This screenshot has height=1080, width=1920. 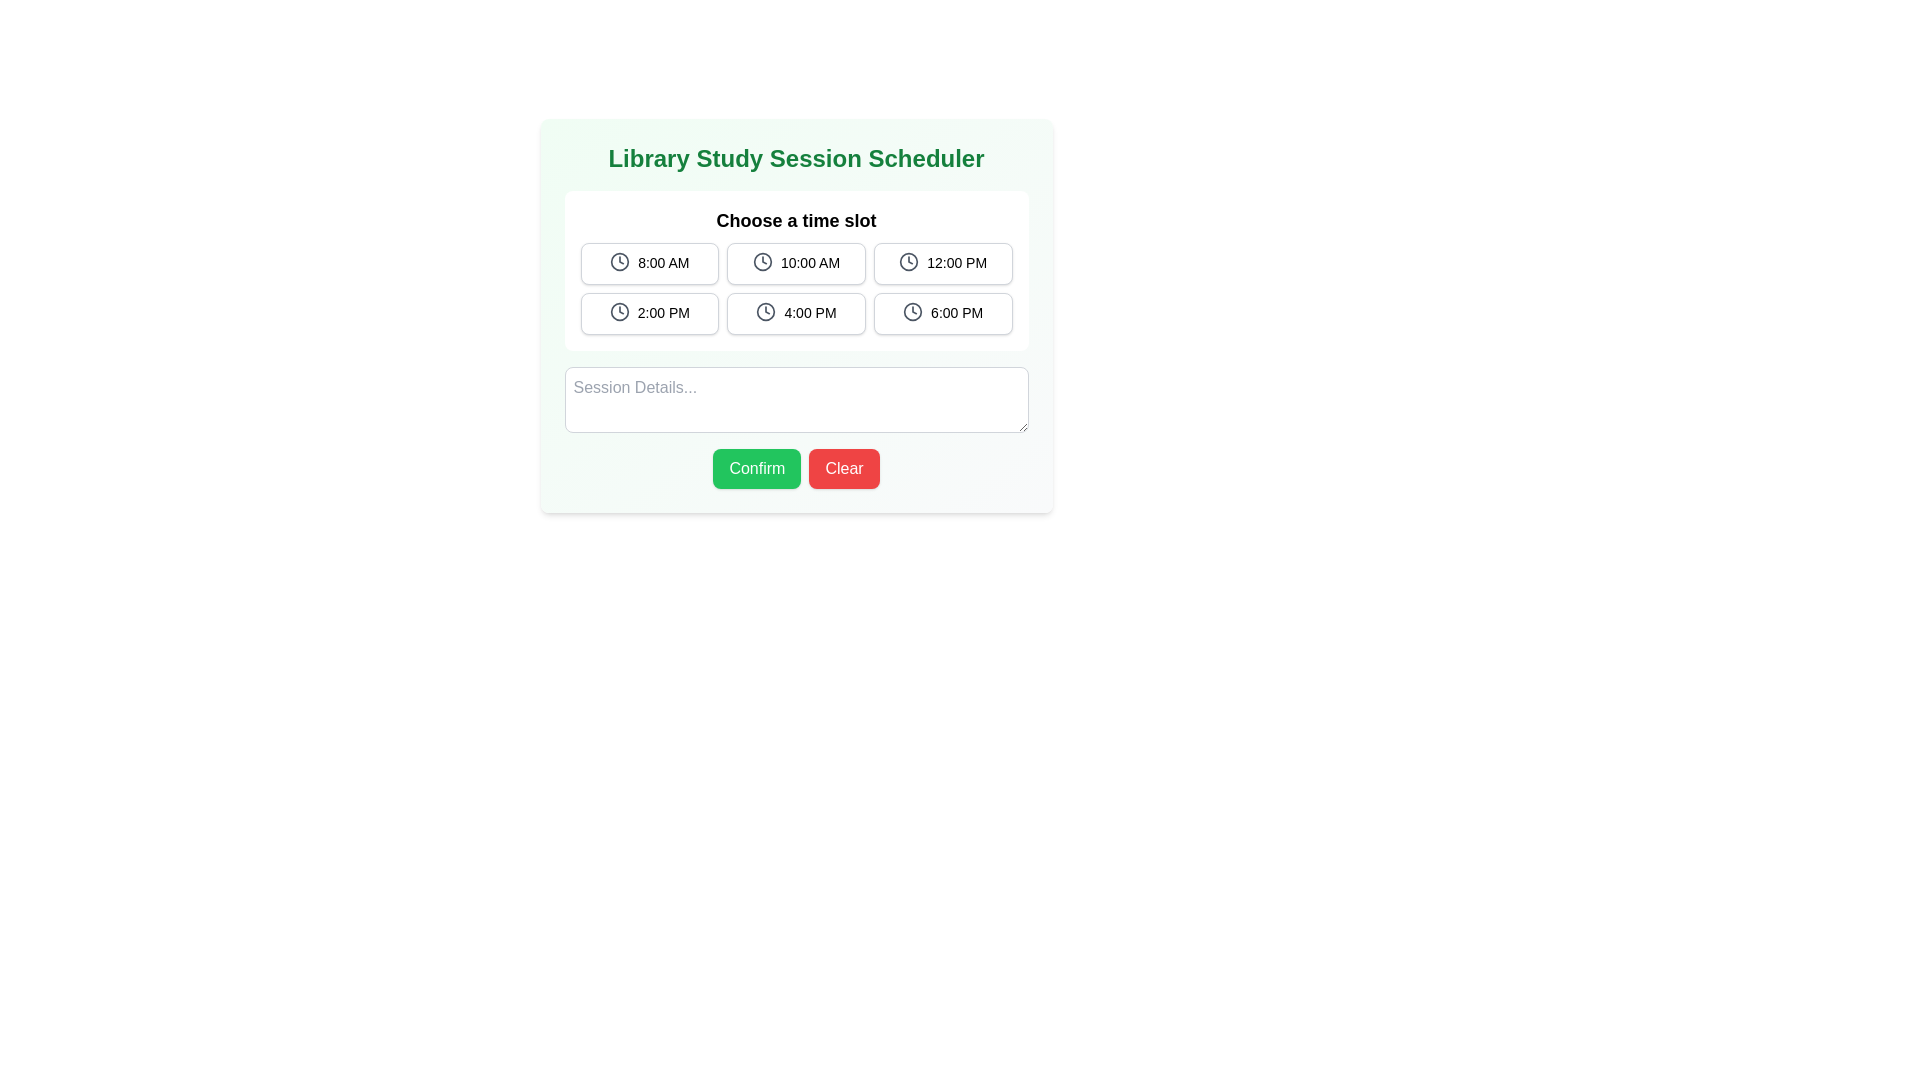 I want to click on the selectable time slot button located in the second row, first column of the grid layout, so click(x=649, y=313).